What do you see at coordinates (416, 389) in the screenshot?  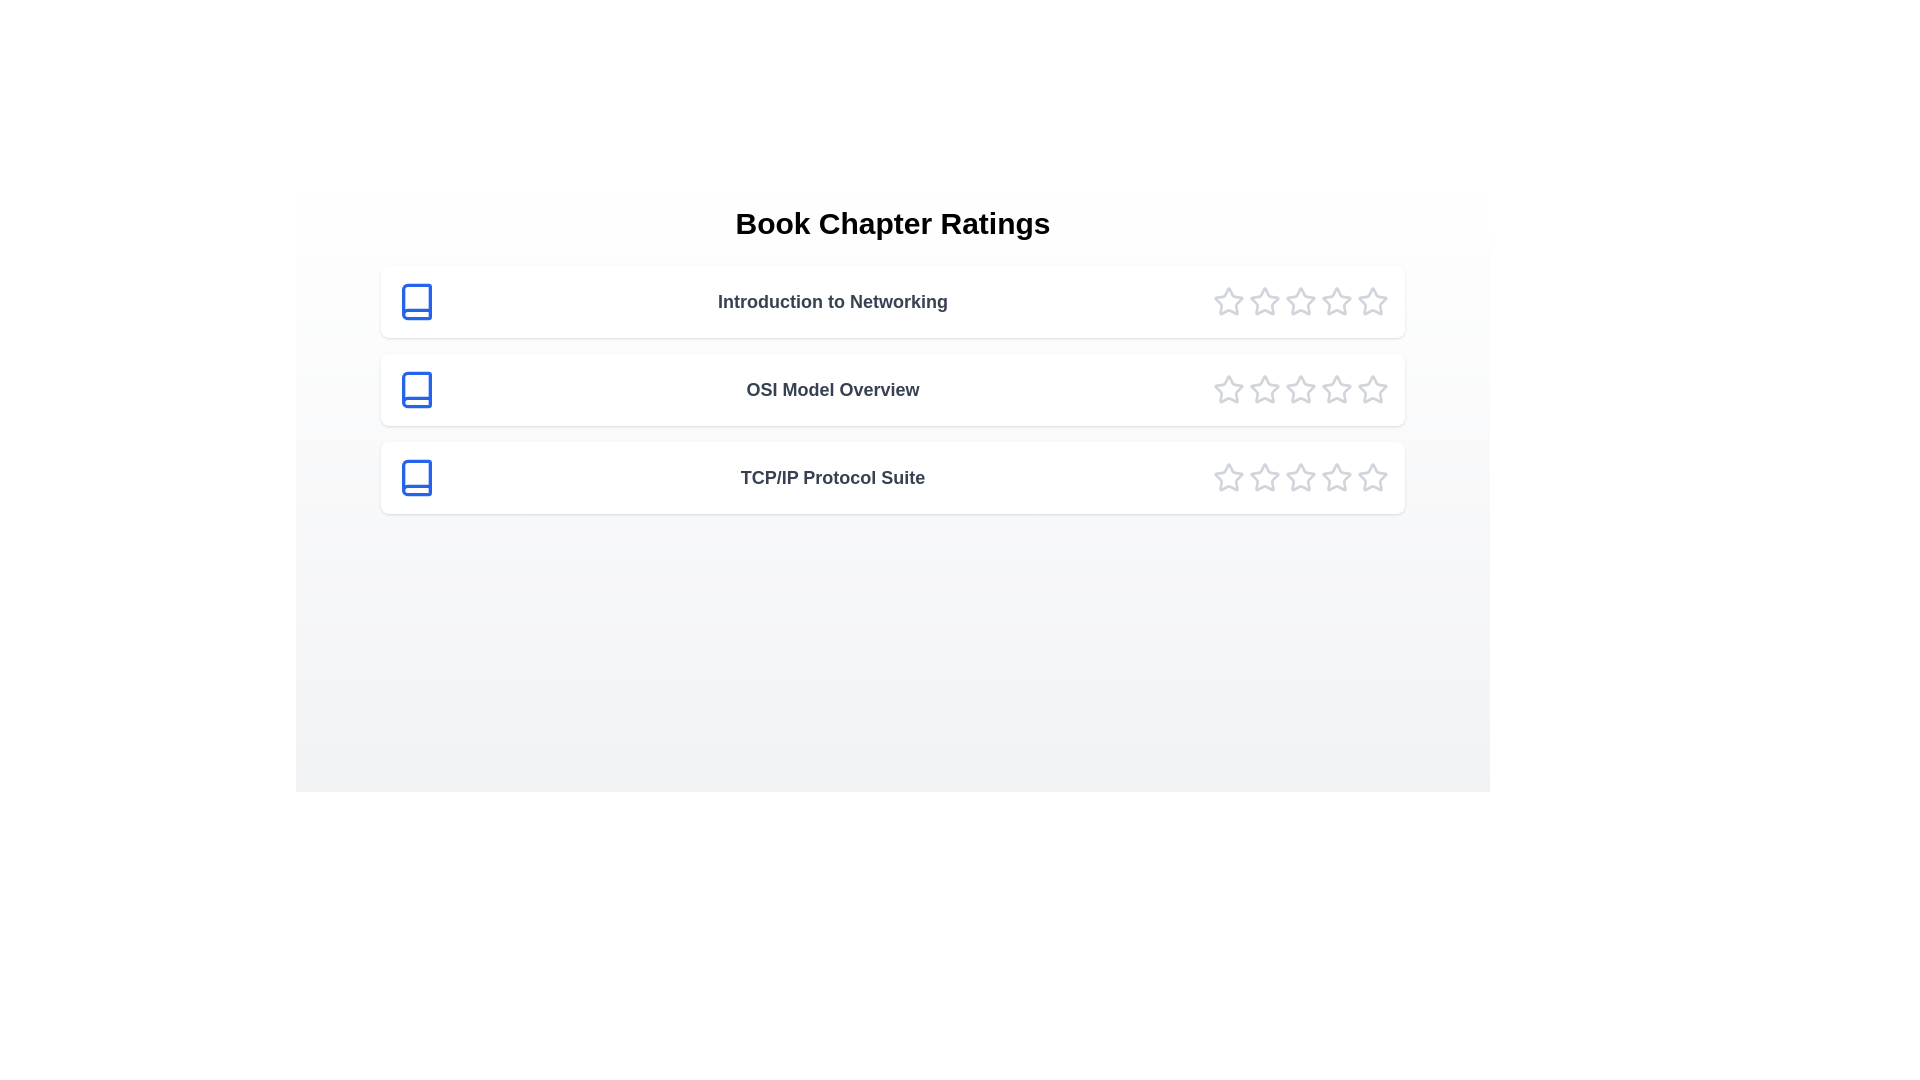 I see `the chapter icon for OSI Model Overview to inspect it` at bounding box center [416, 389].